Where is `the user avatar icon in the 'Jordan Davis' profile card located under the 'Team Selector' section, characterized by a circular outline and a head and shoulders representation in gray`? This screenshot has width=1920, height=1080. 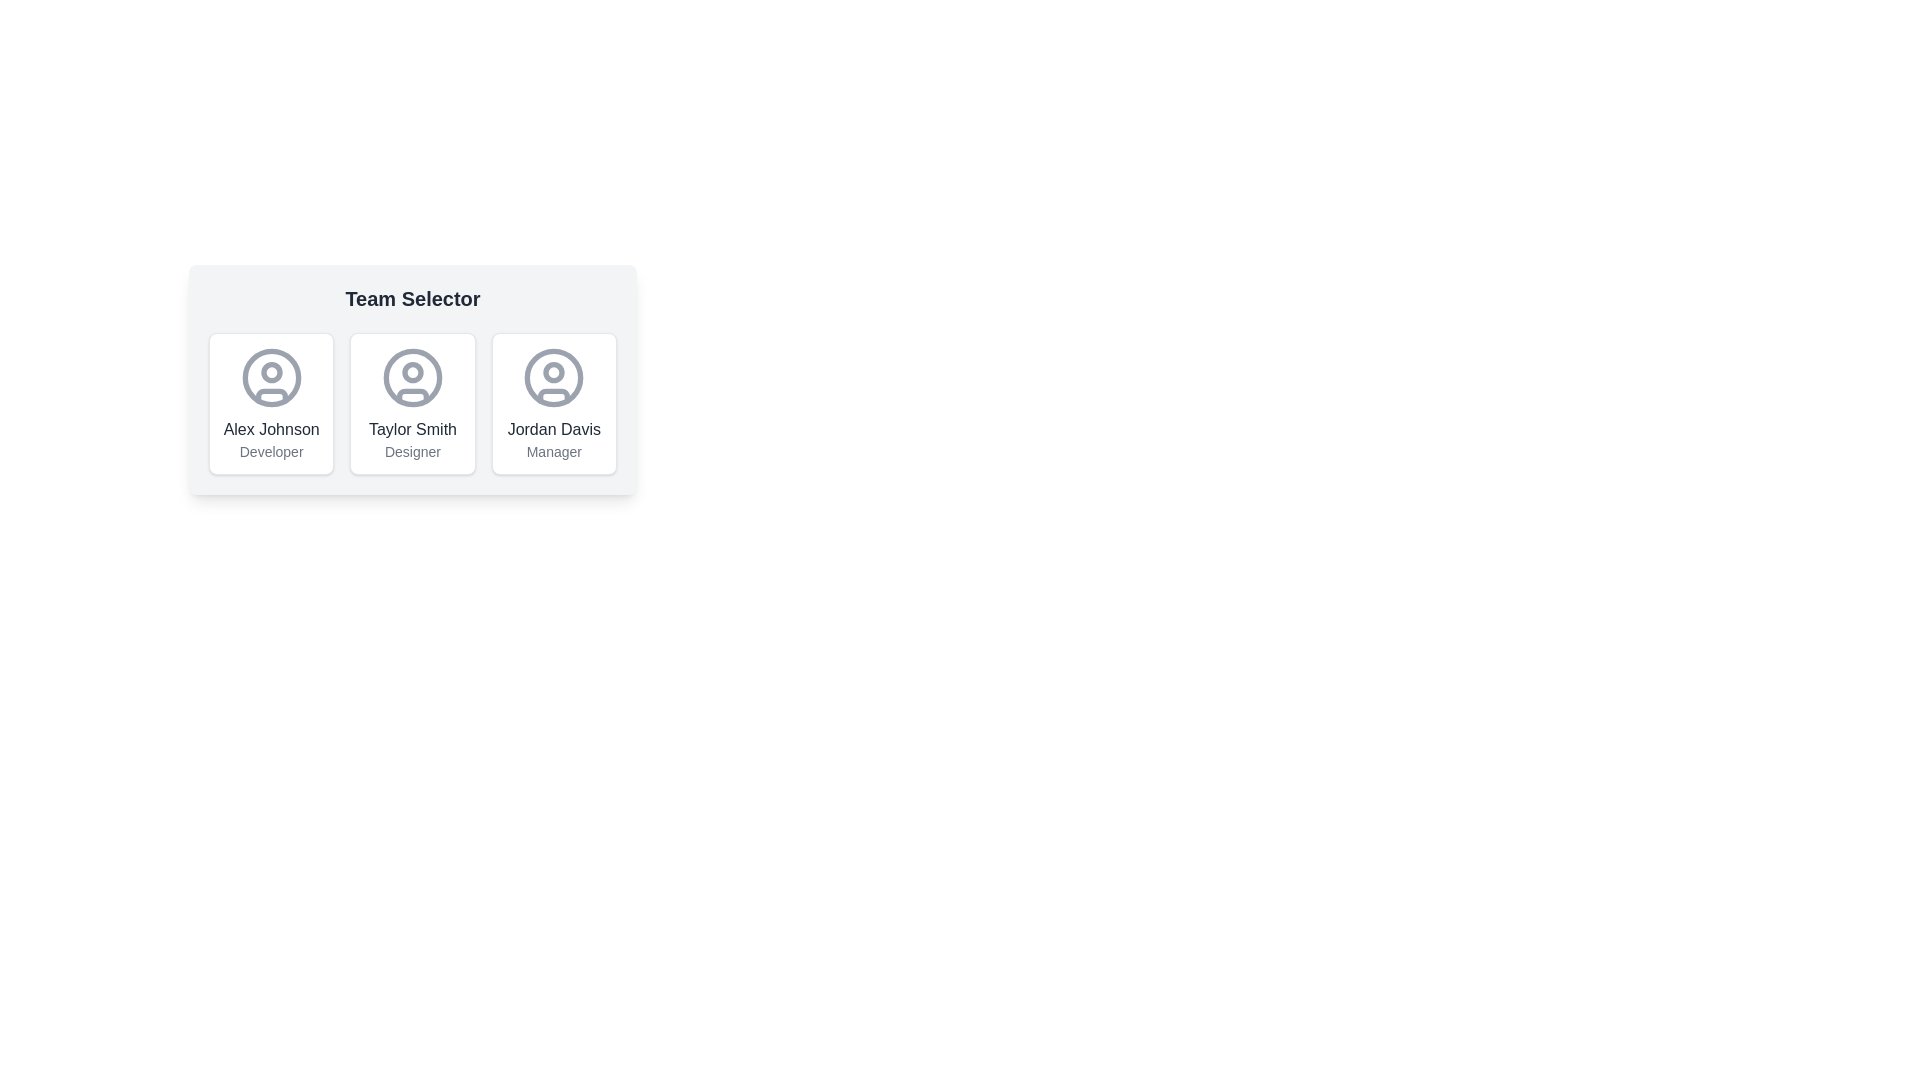
the user avatar icon in the 'Jordan Davis' profile card located under the 'Team Selector' section, characterized by a circular outline and a head and shoulders representation in gray is located at coordinates (554, 378).